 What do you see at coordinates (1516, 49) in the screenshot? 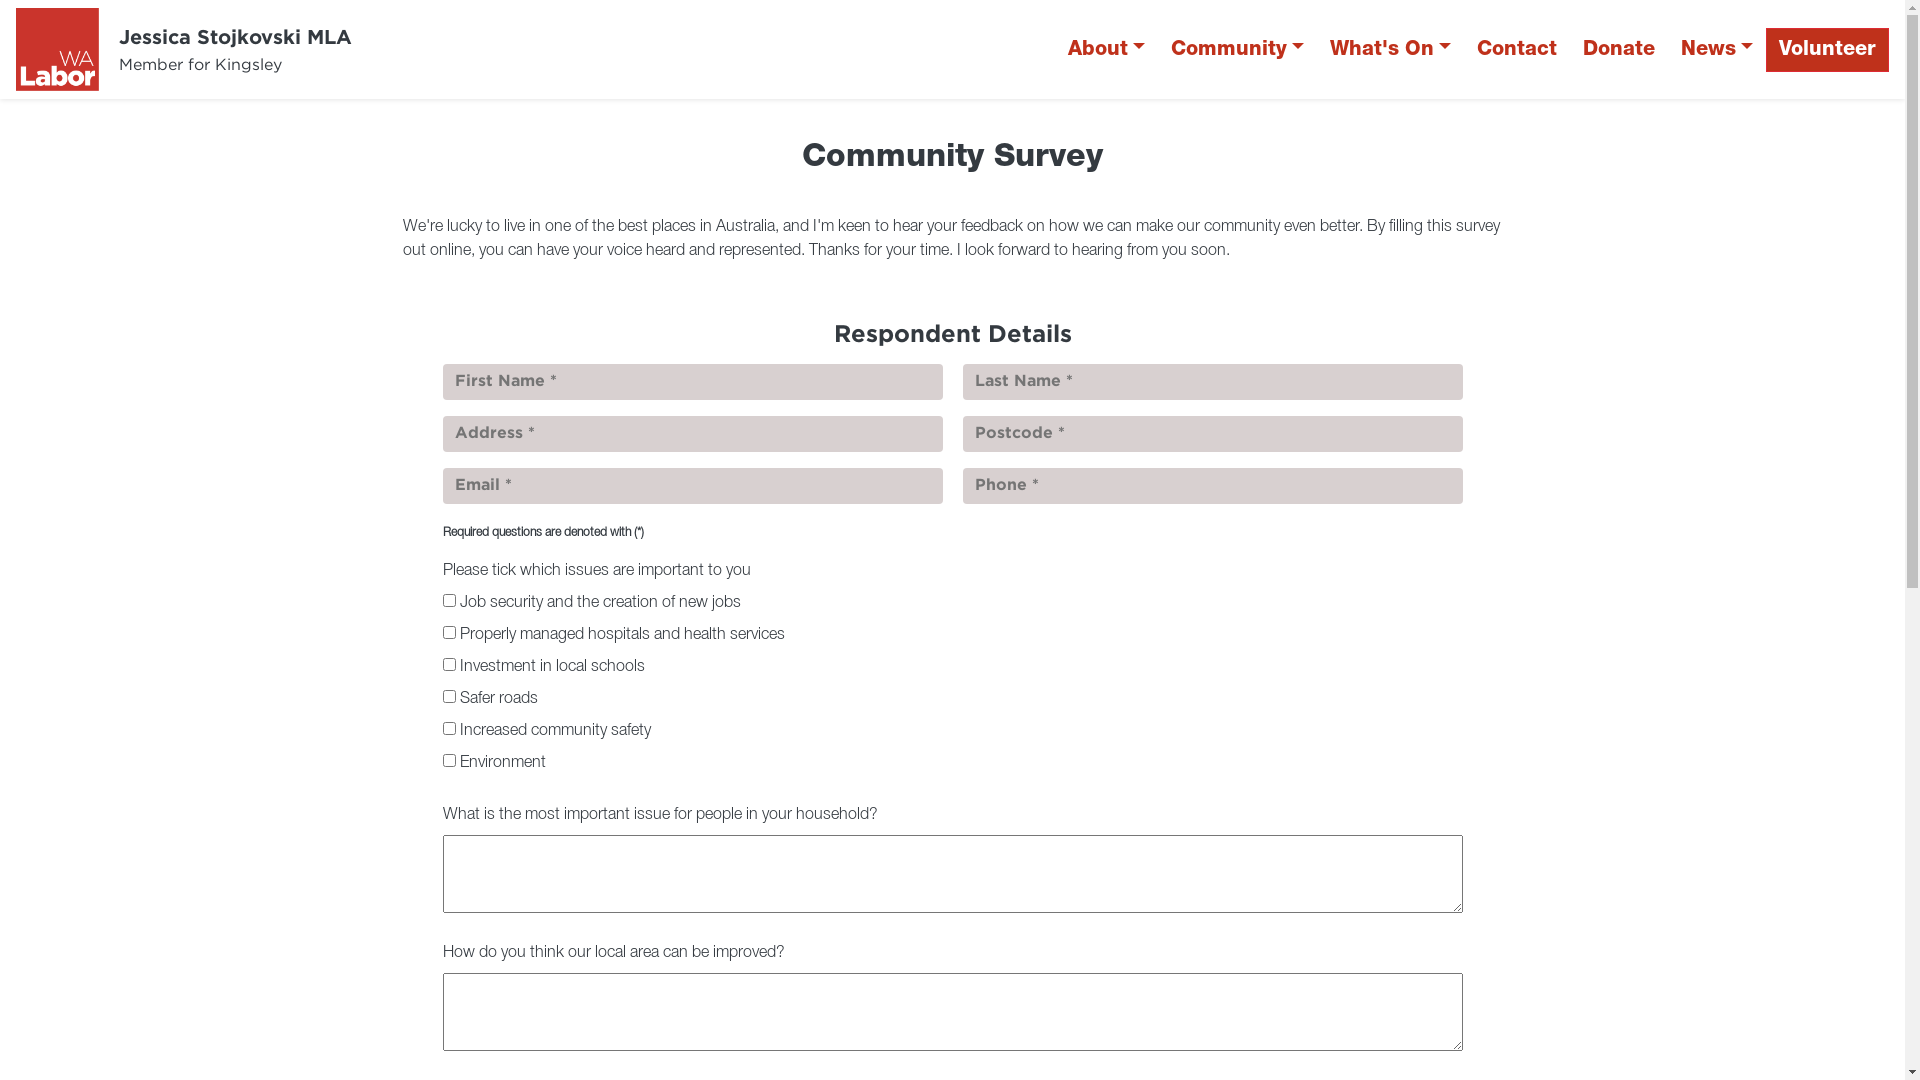
I see `'Contact'` at bounding box center [1516, 49].